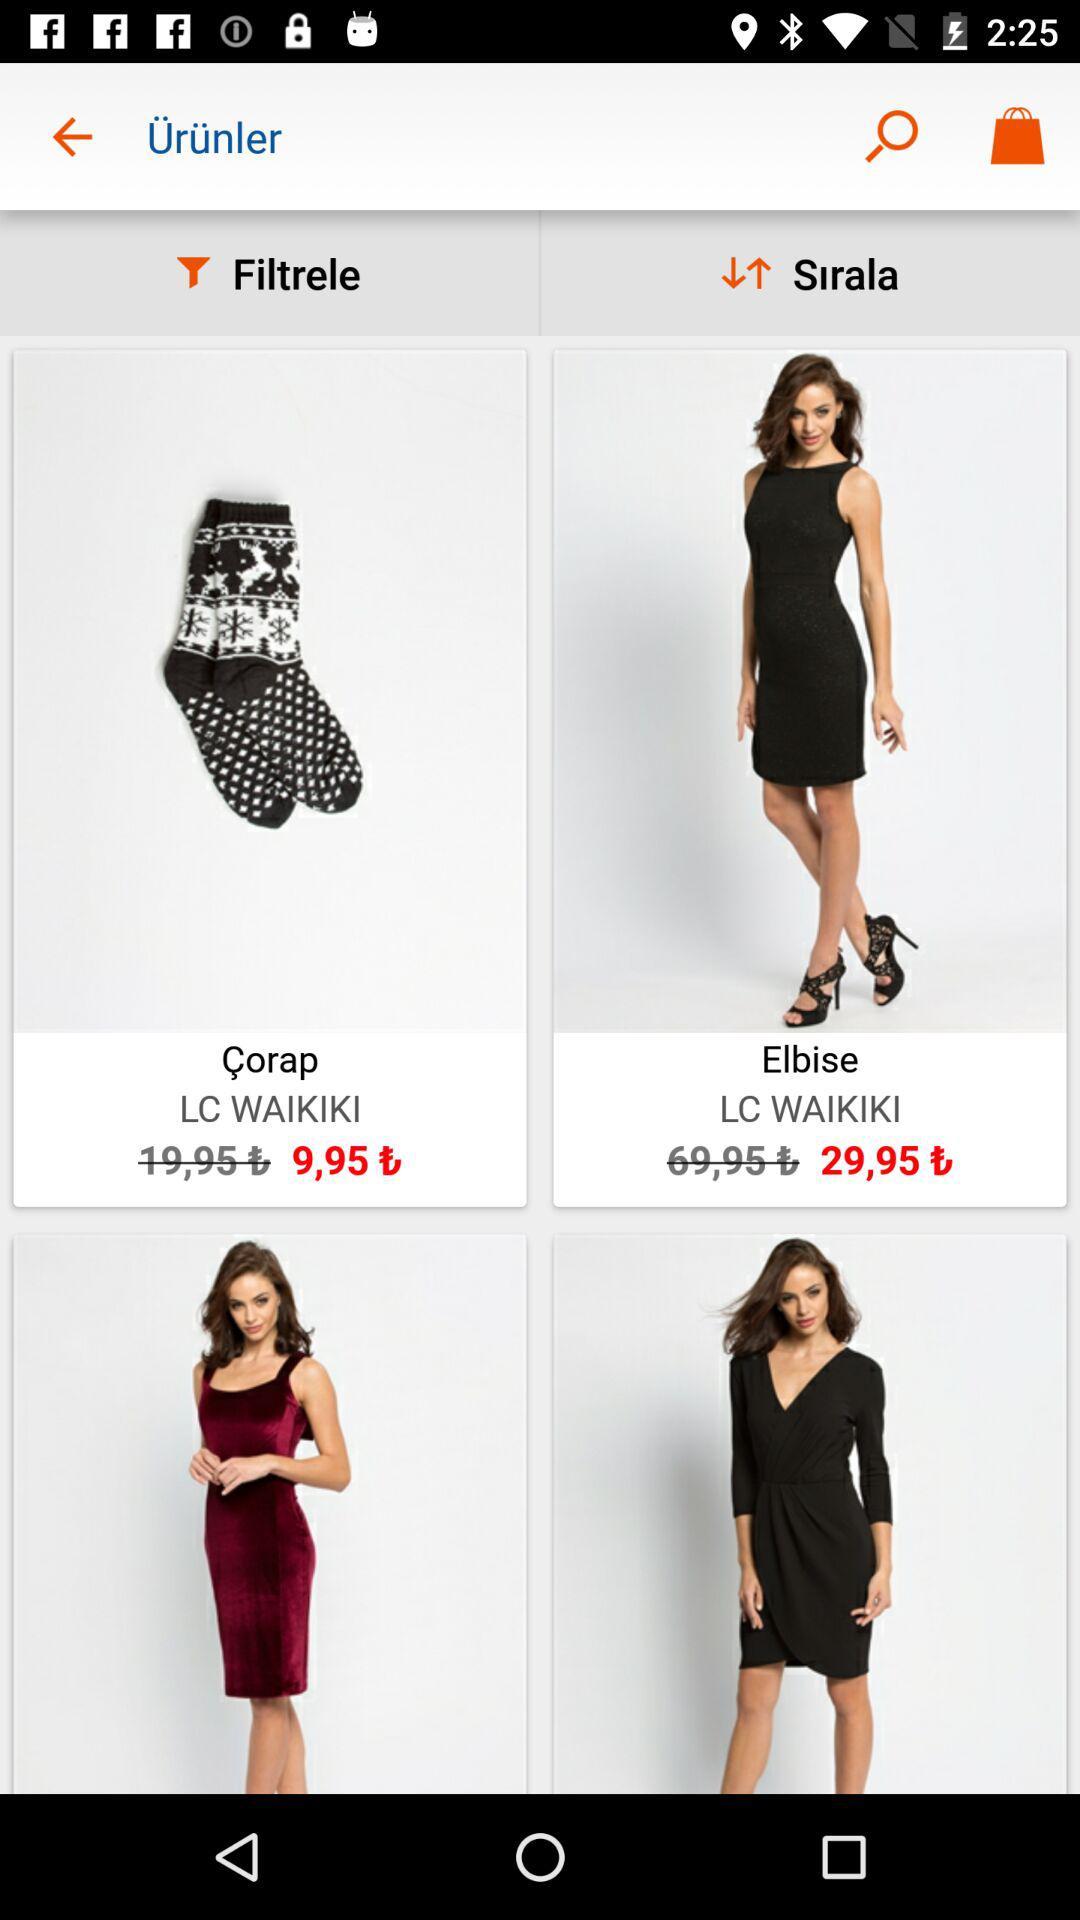 The image size is (1080, 1920). Describe the element at coordinates (270, 1513) in the screenshot. I see `image above back button` at that location.